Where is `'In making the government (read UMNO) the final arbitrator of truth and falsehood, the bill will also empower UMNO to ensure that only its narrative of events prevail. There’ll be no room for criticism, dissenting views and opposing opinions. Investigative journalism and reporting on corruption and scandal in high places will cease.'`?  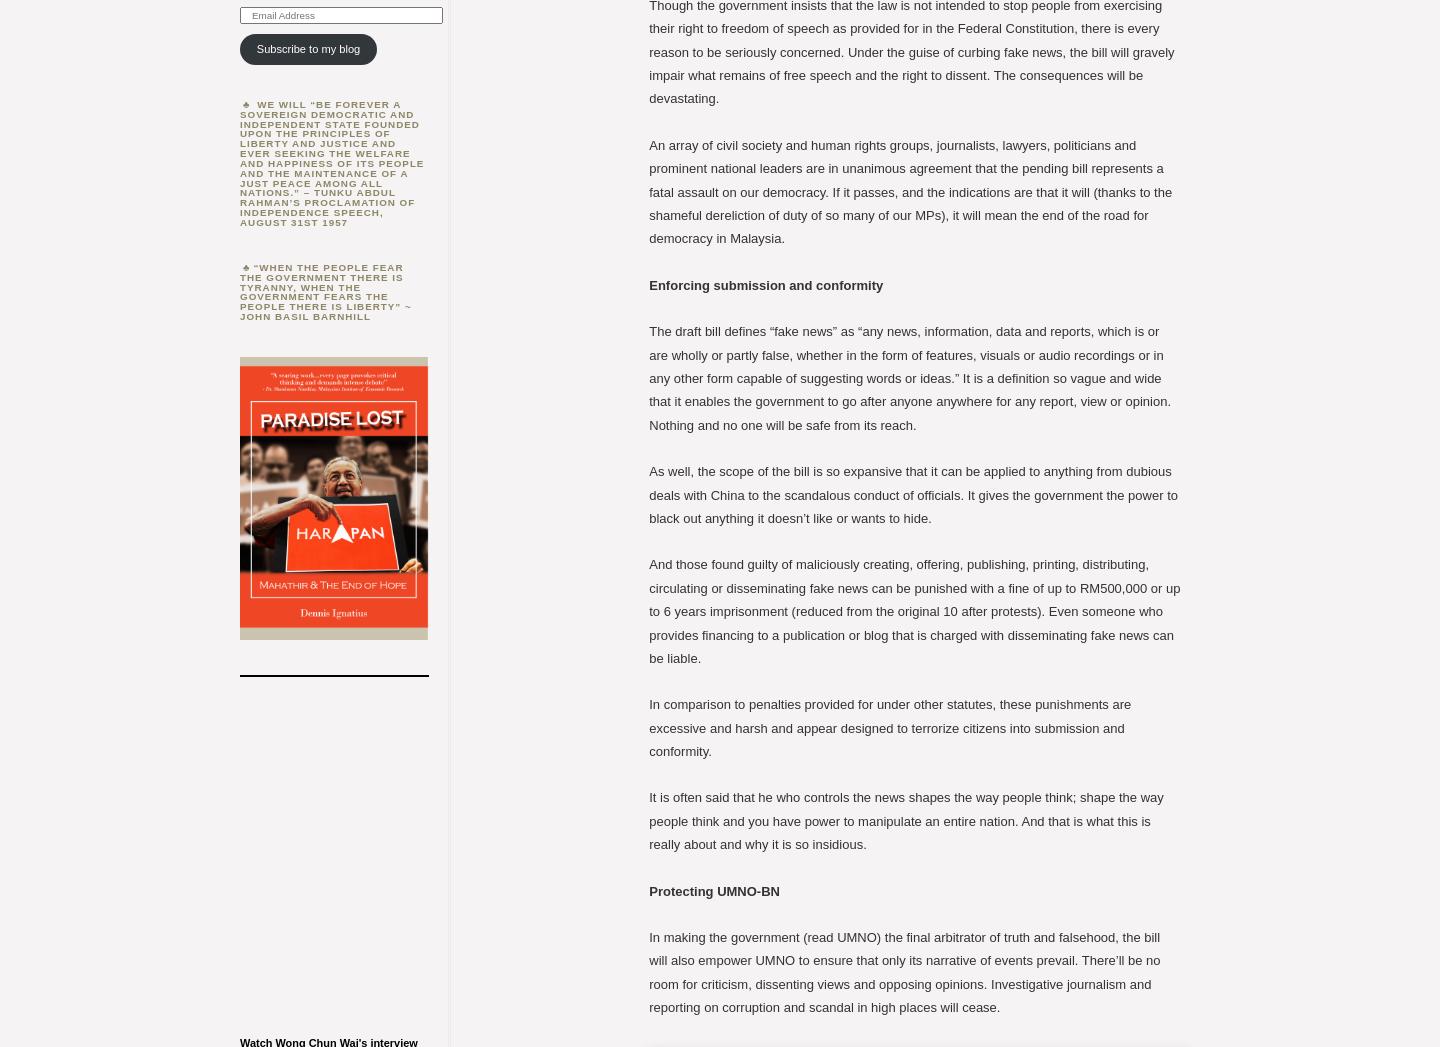
'In making the government (read UMNO) the final arbitrator of truth and falsehood, the bill will also empower UMNO to ensure that only its narrative of events prevail. There’ll be no room for criticism, dissenting views and opposing opinions. Investigative journalism and reporting on corruption and scandal in high places will cease.' is located at coordinates (648, 971).